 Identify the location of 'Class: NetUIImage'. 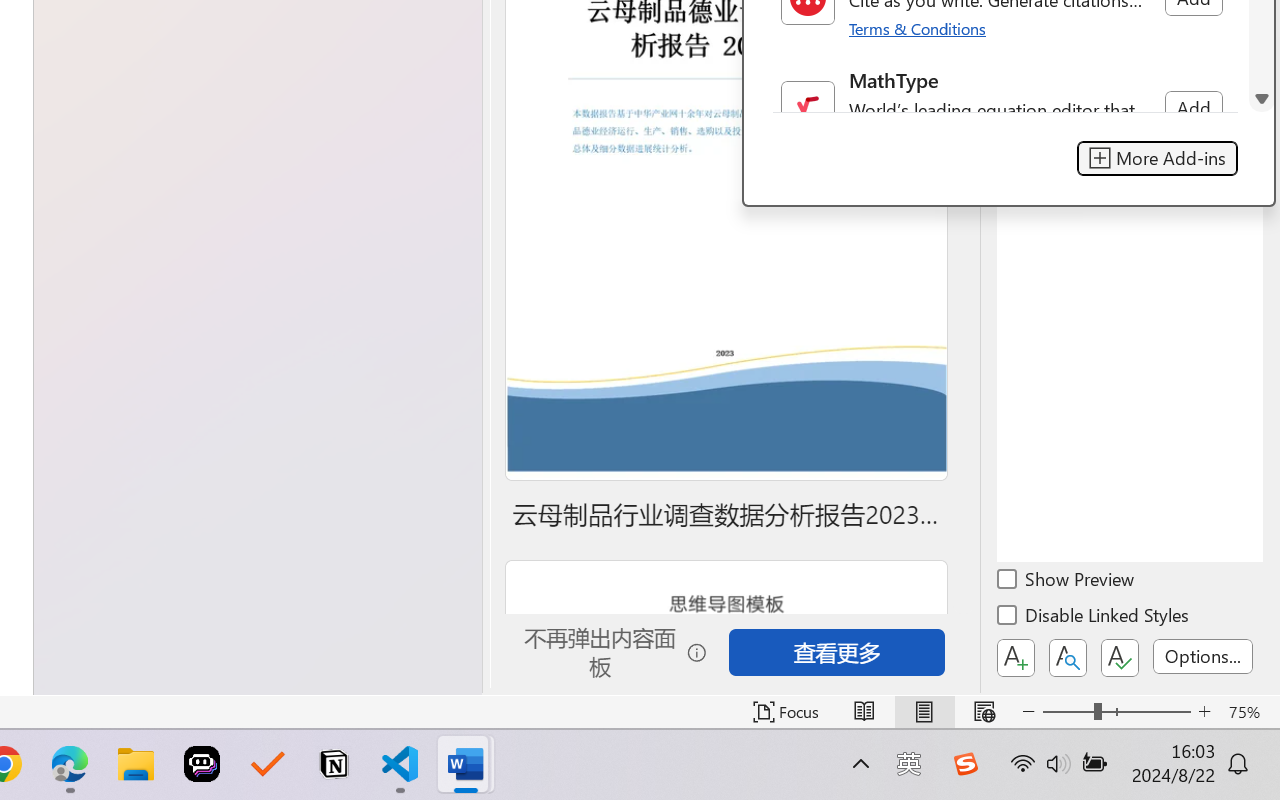
(807, 107).